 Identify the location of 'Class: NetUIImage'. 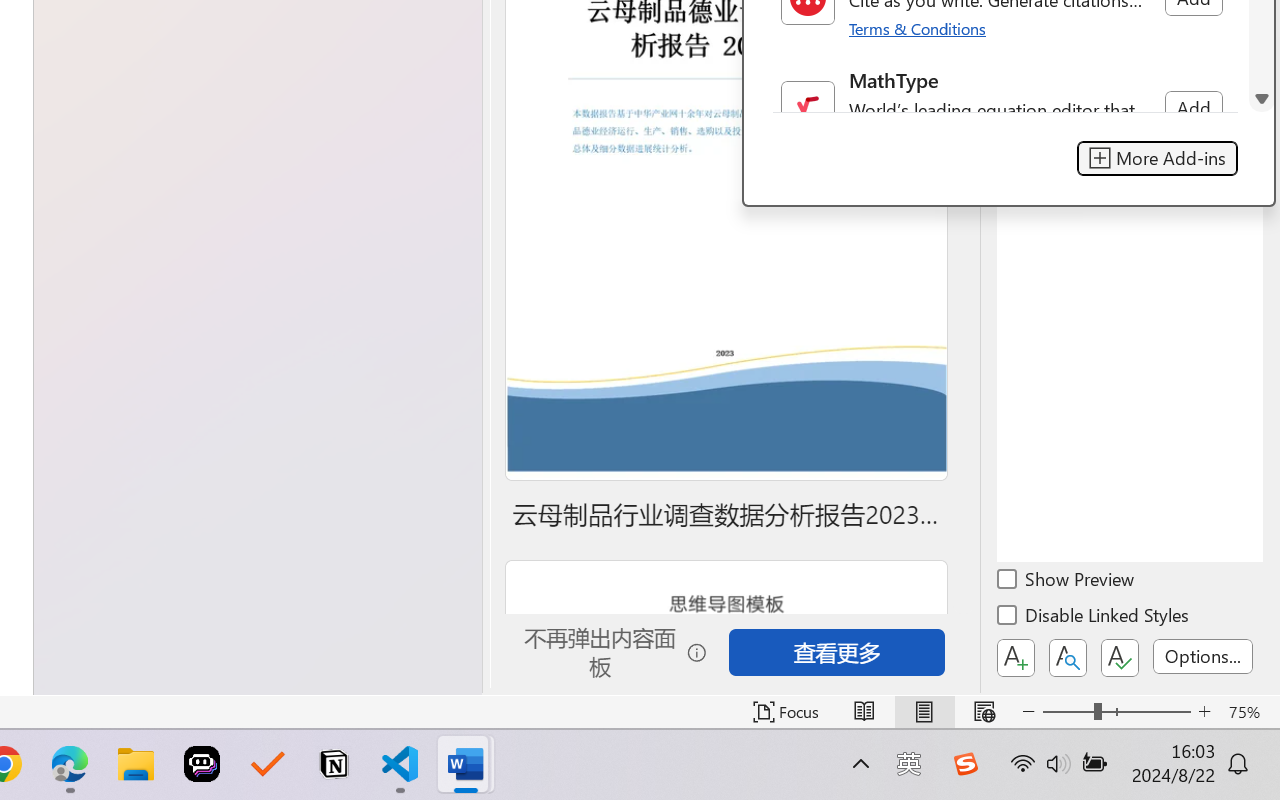
(807, 107).